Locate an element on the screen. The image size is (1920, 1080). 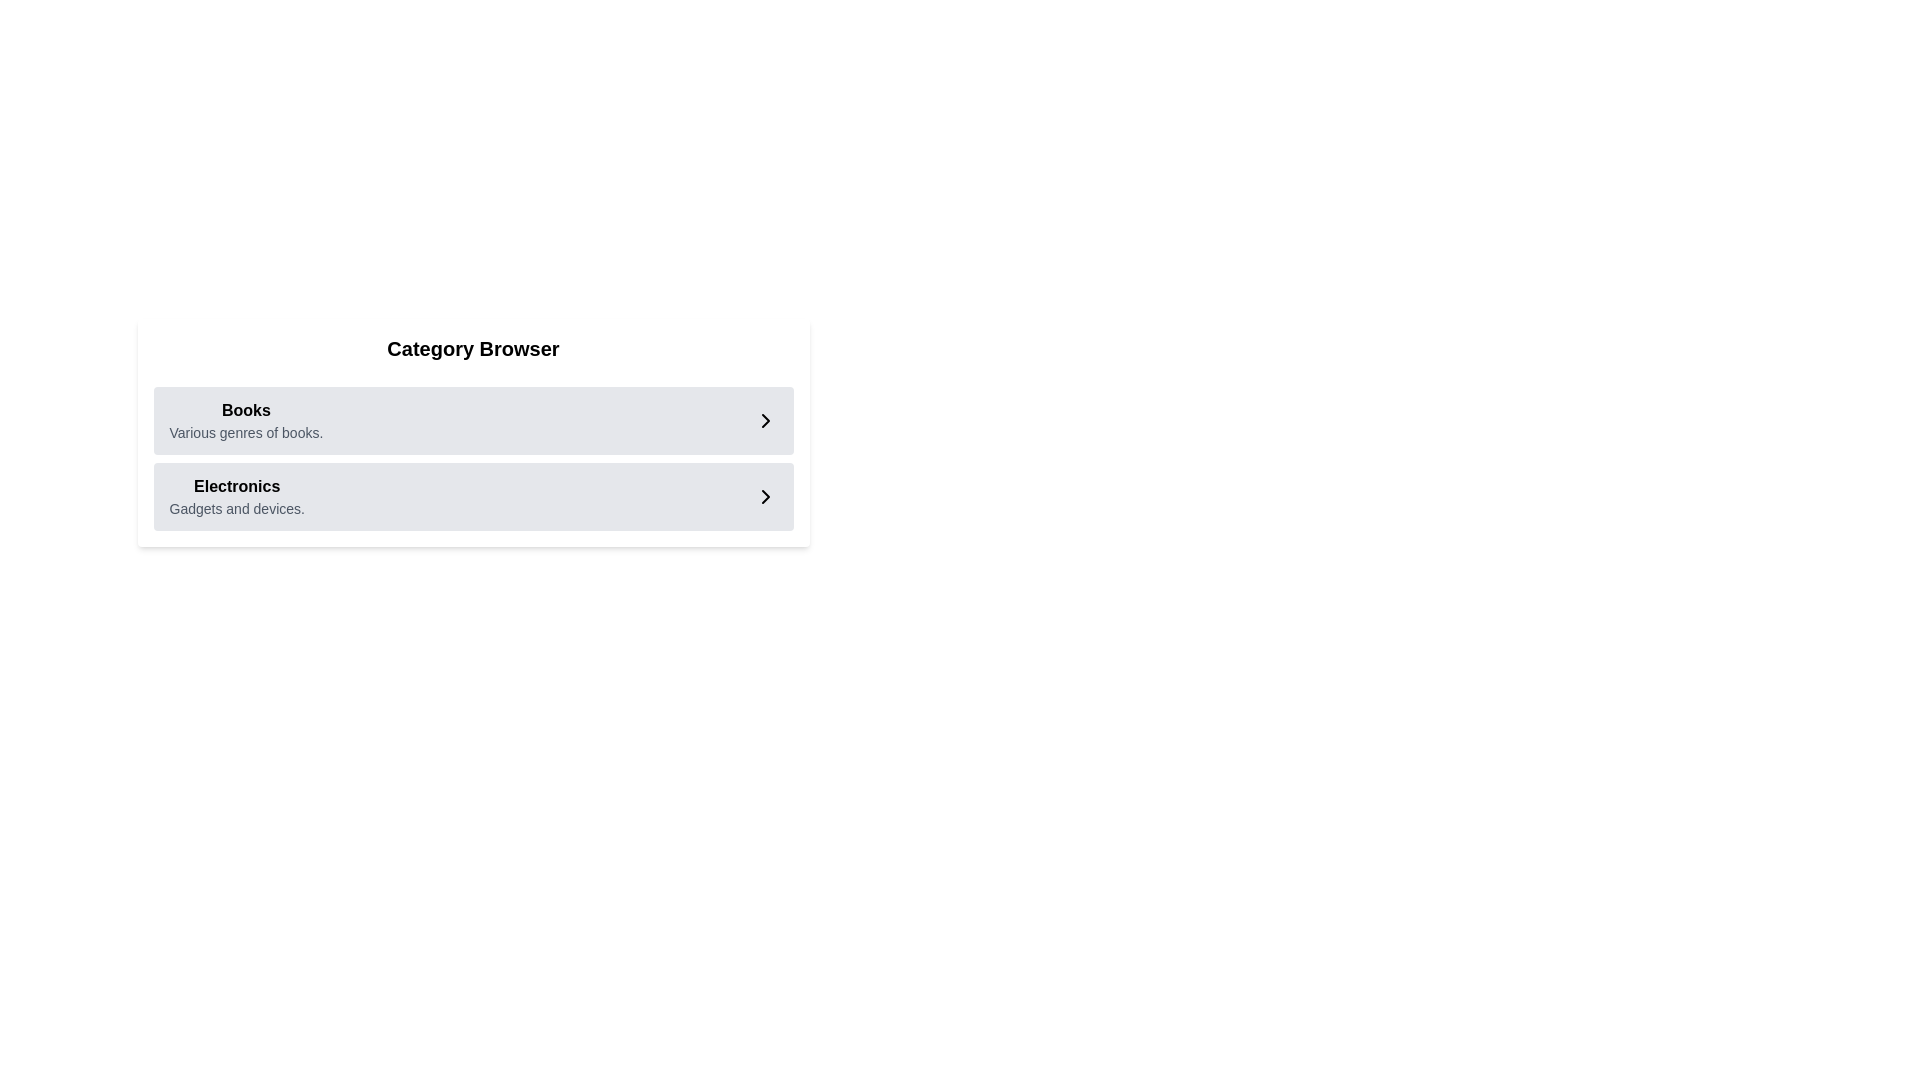
the second navigational category entry labeled 'Electronics' in the 'Category Browser' list is located at coordinates (472, 496).